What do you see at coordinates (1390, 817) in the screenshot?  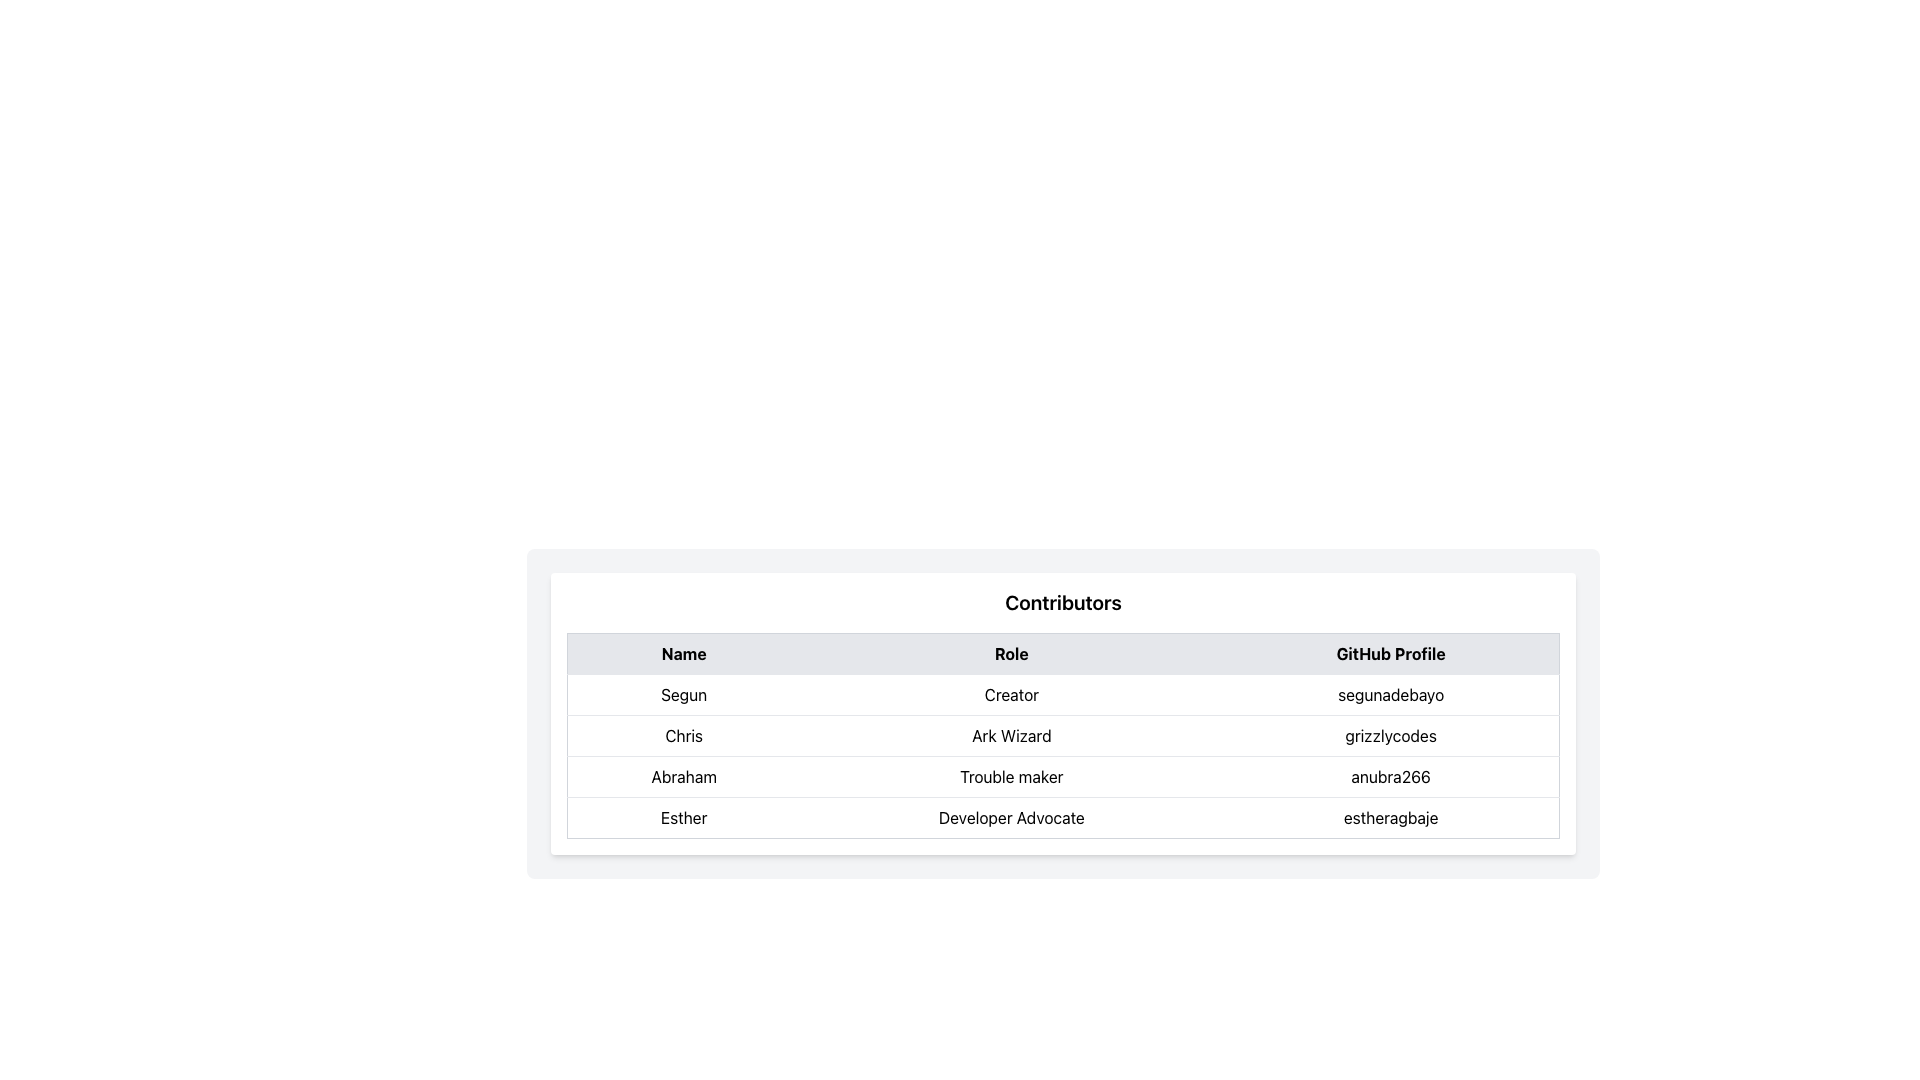 I see `text of the text label displaying 'estheragbaje' located in the 'GitHub Profile' column of the table under the 'Contributors' header` at bounding box center [1390, 817].